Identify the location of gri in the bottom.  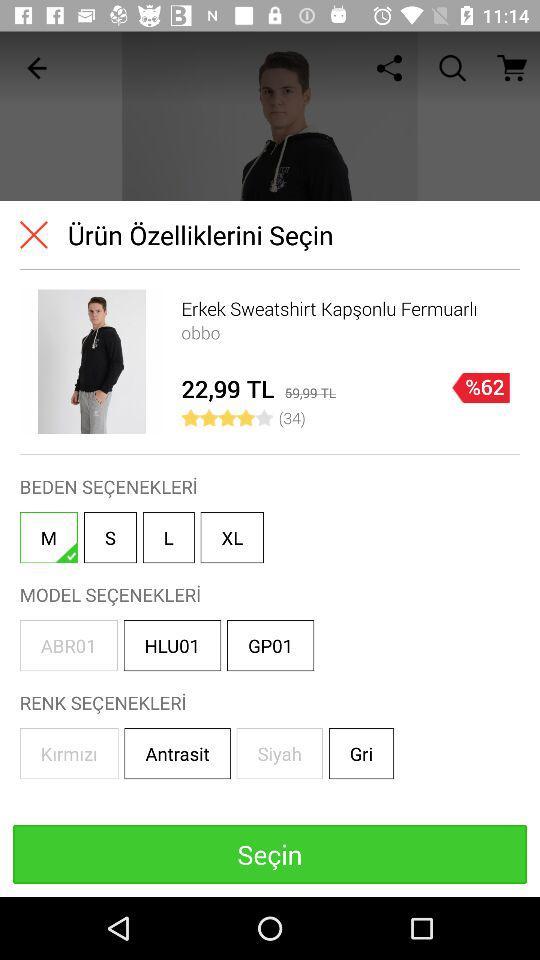
(360, 752).